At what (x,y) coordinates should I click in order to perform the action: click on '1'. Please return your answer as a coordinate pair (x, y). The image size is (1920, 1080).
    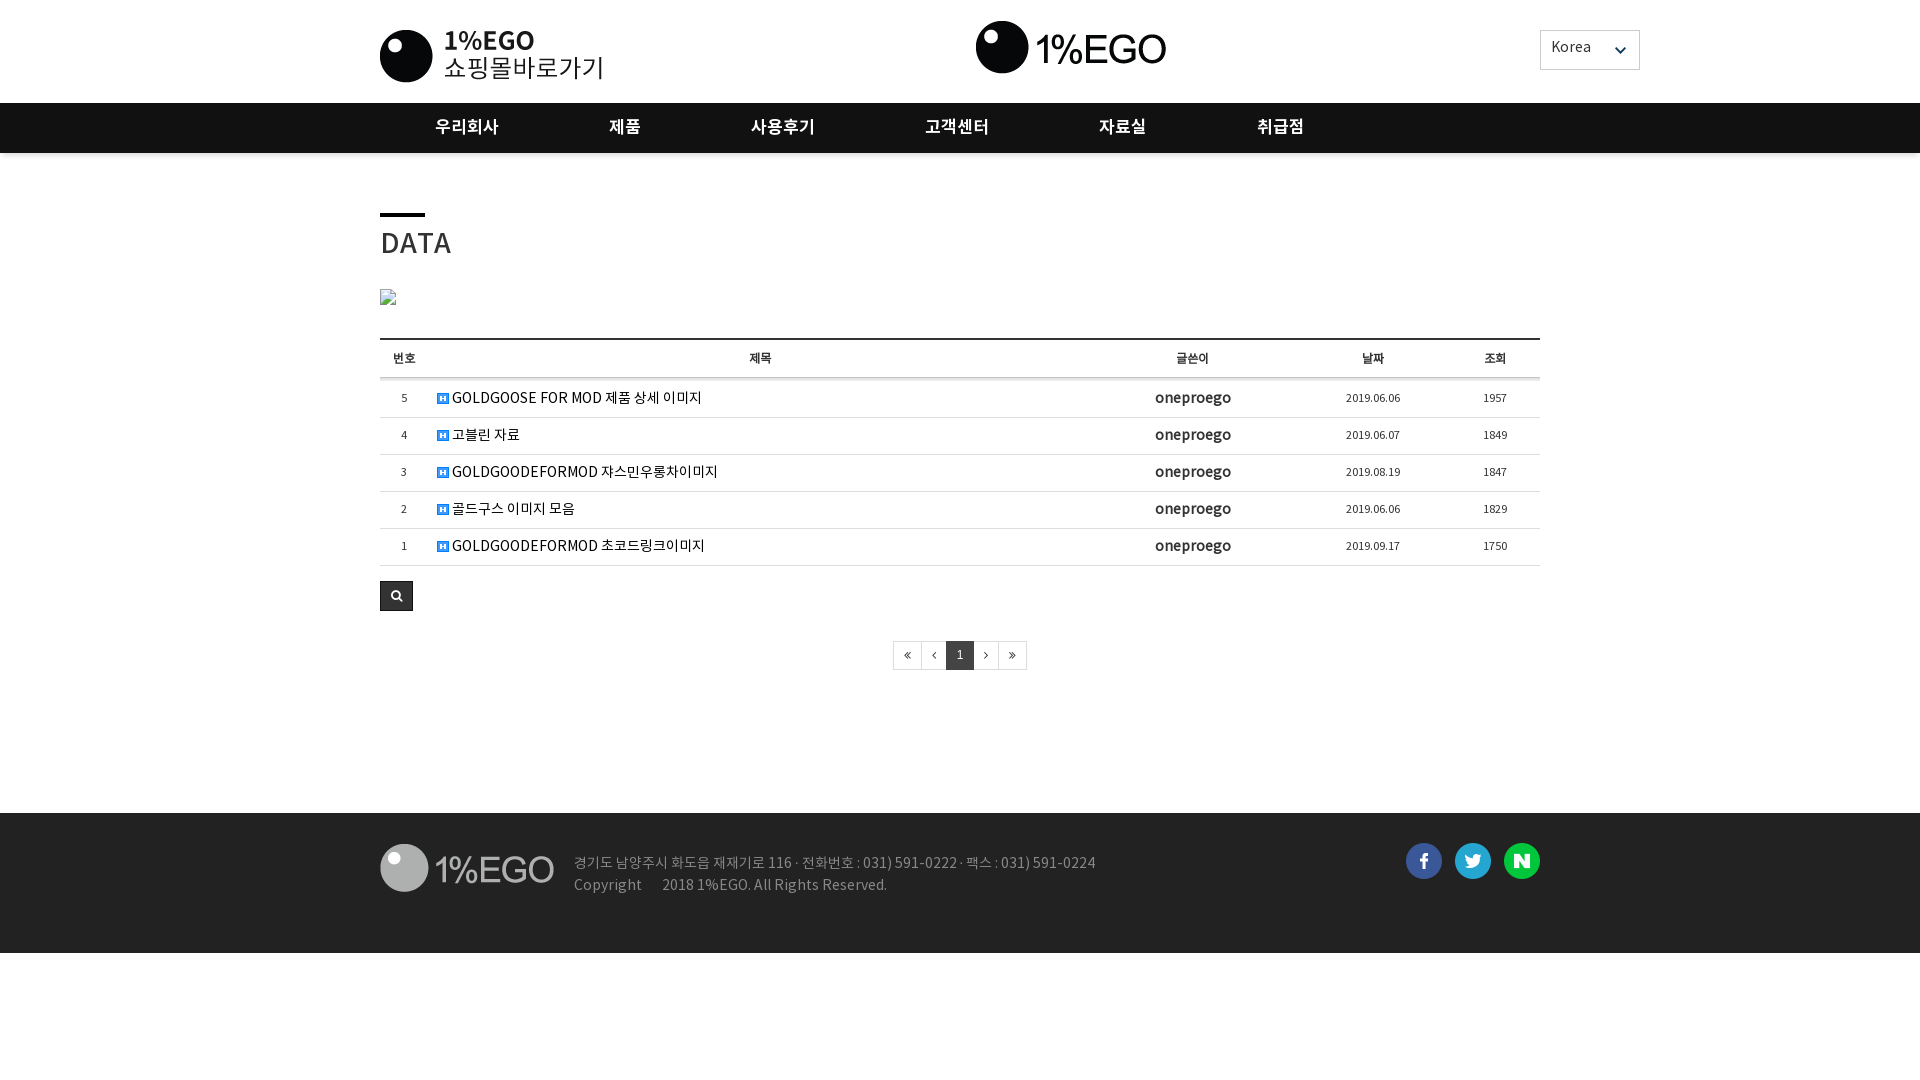
    Looking at the image, I should click on (960, 655).